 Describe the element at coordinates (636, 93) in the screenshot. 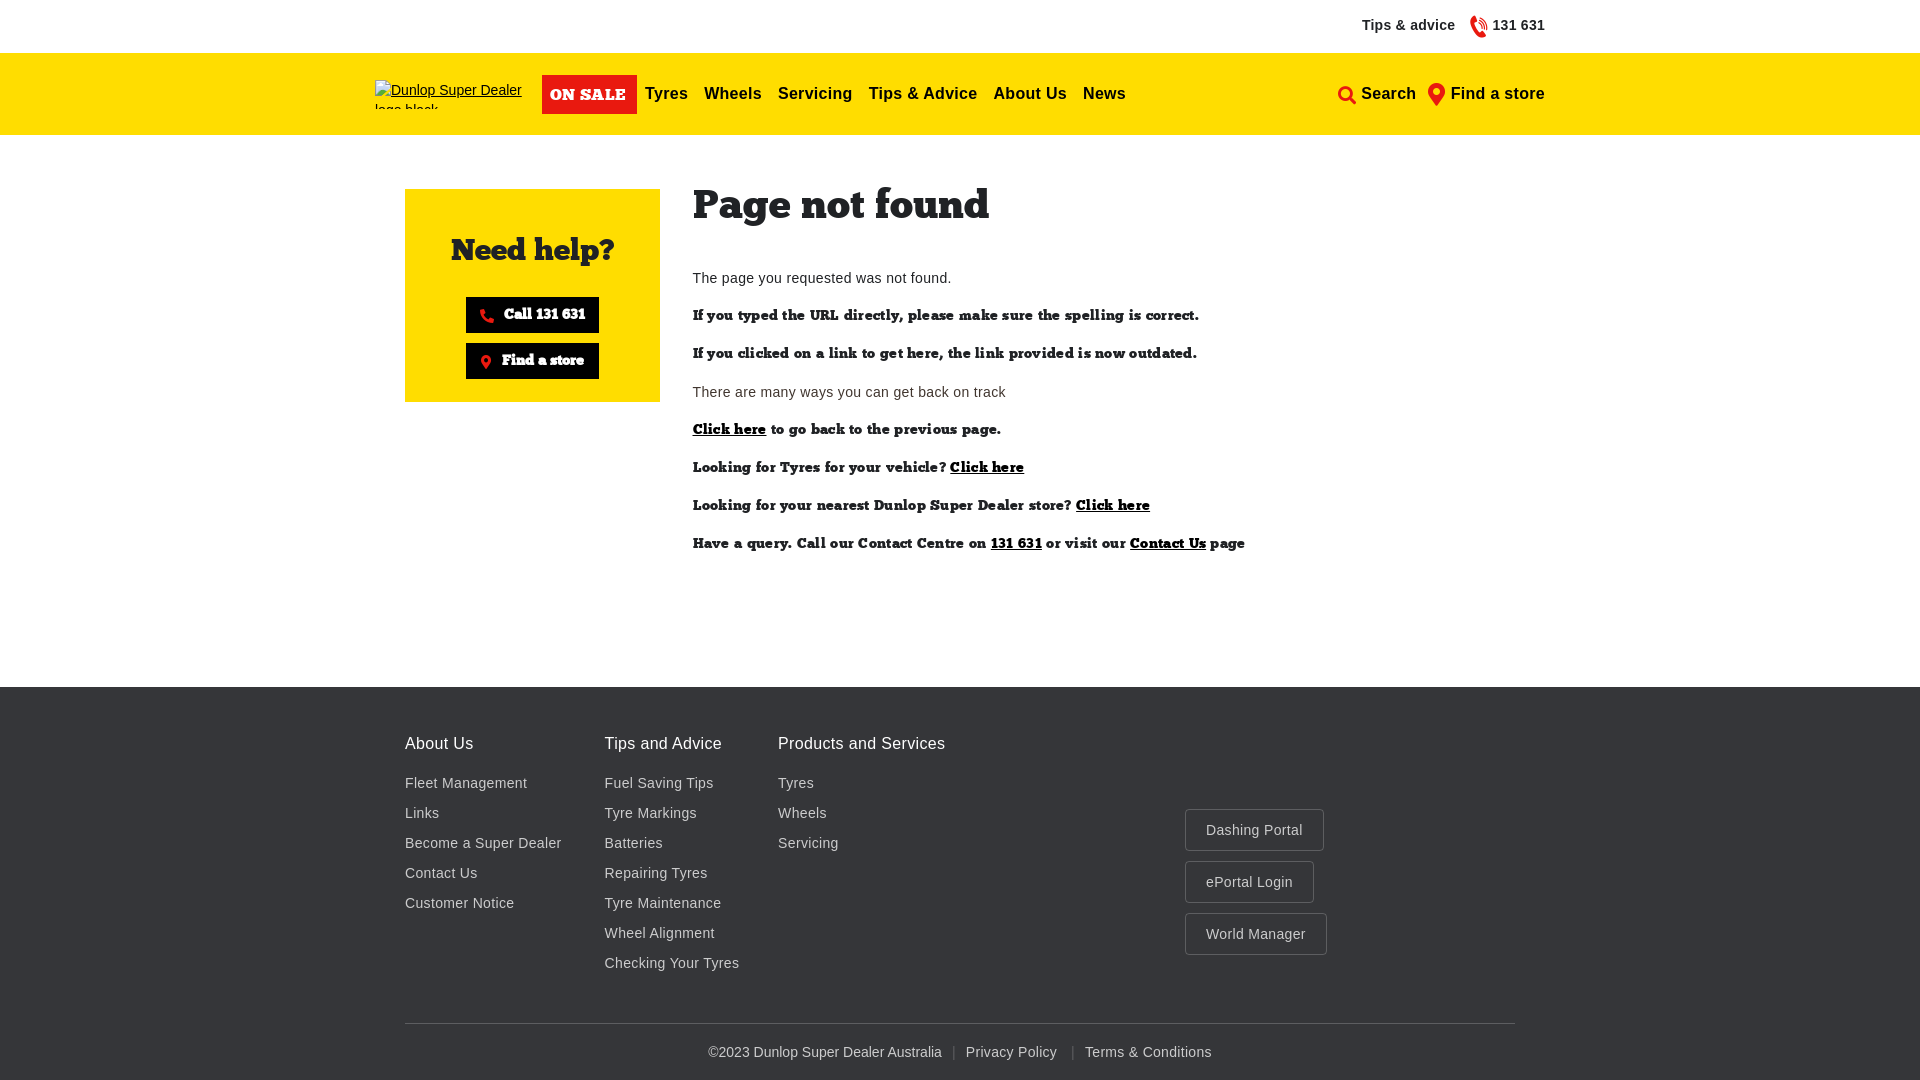

I see `'Tyres'` at that location.